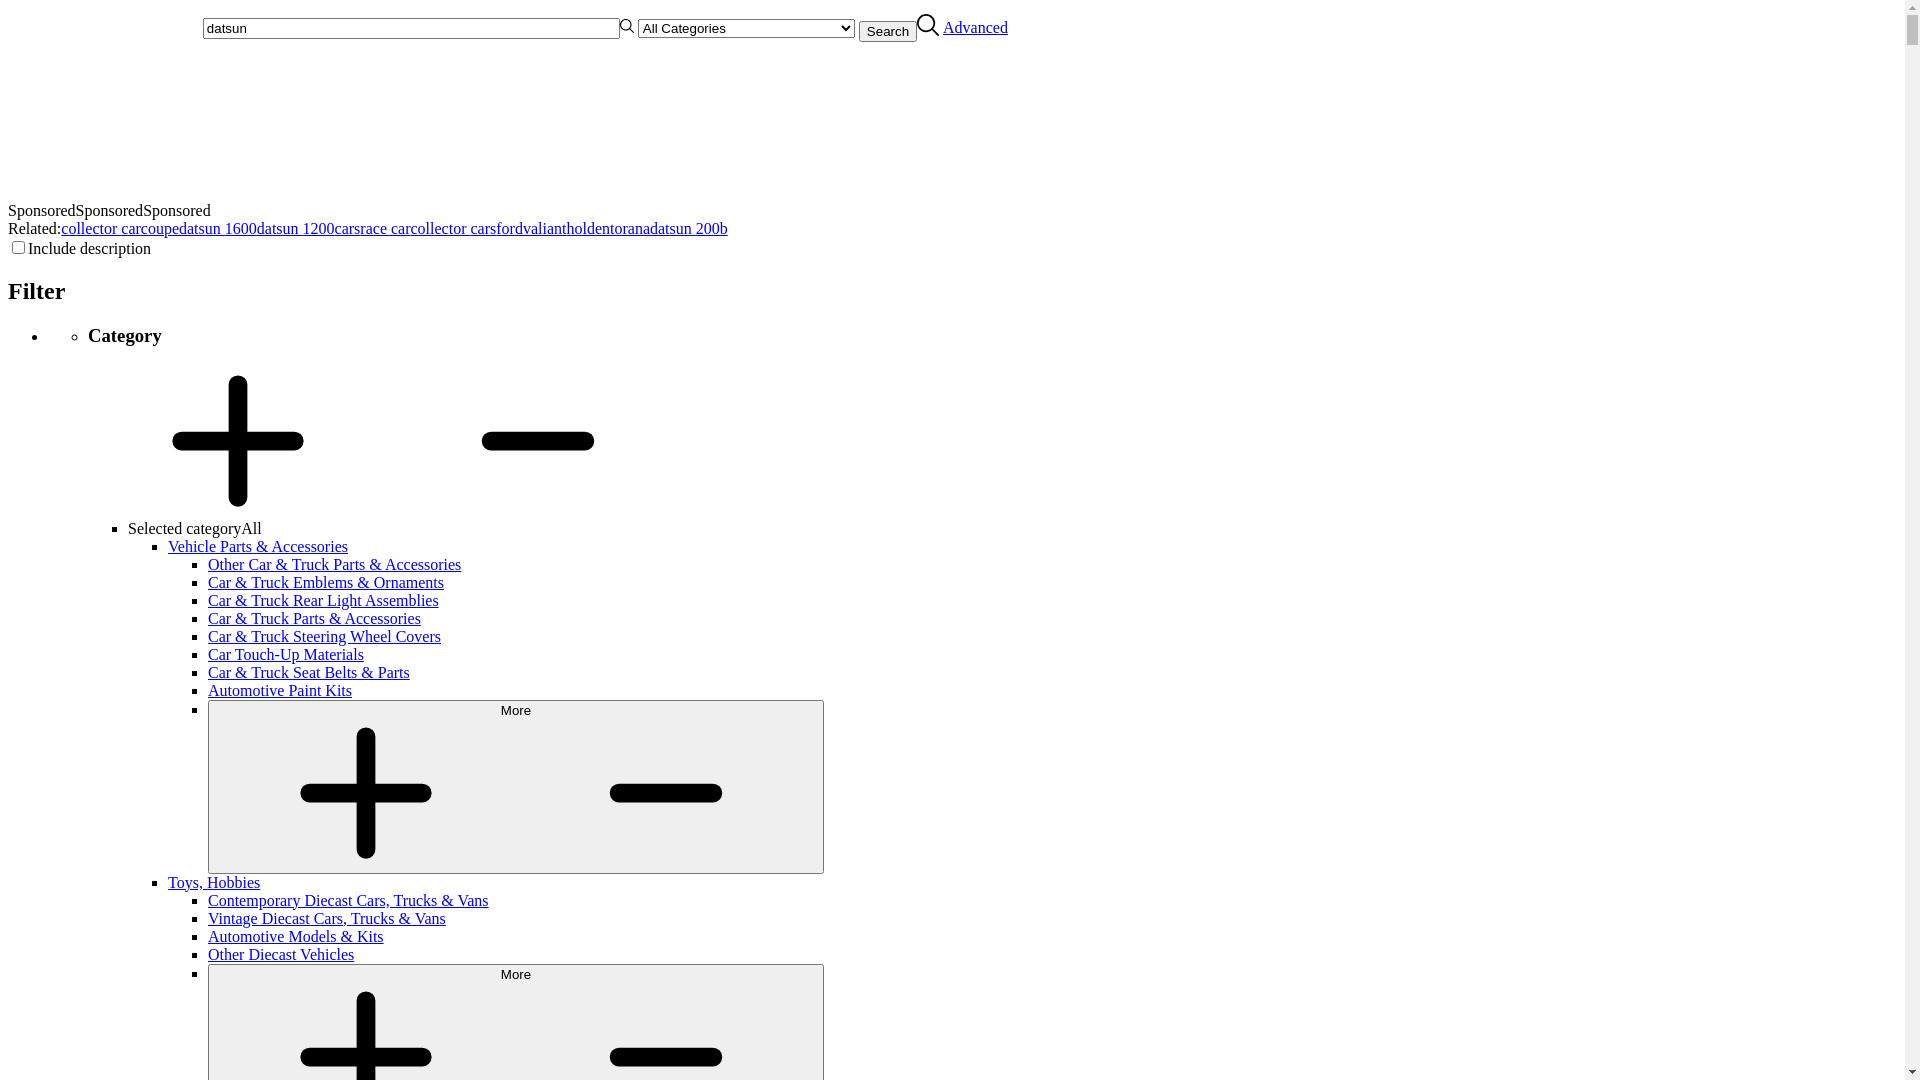 The image size is (1920, 1080). What do you see at coordinates (975, 27) in the screenshot?
I see `'Advanced'` at bounding box center [975, 27].